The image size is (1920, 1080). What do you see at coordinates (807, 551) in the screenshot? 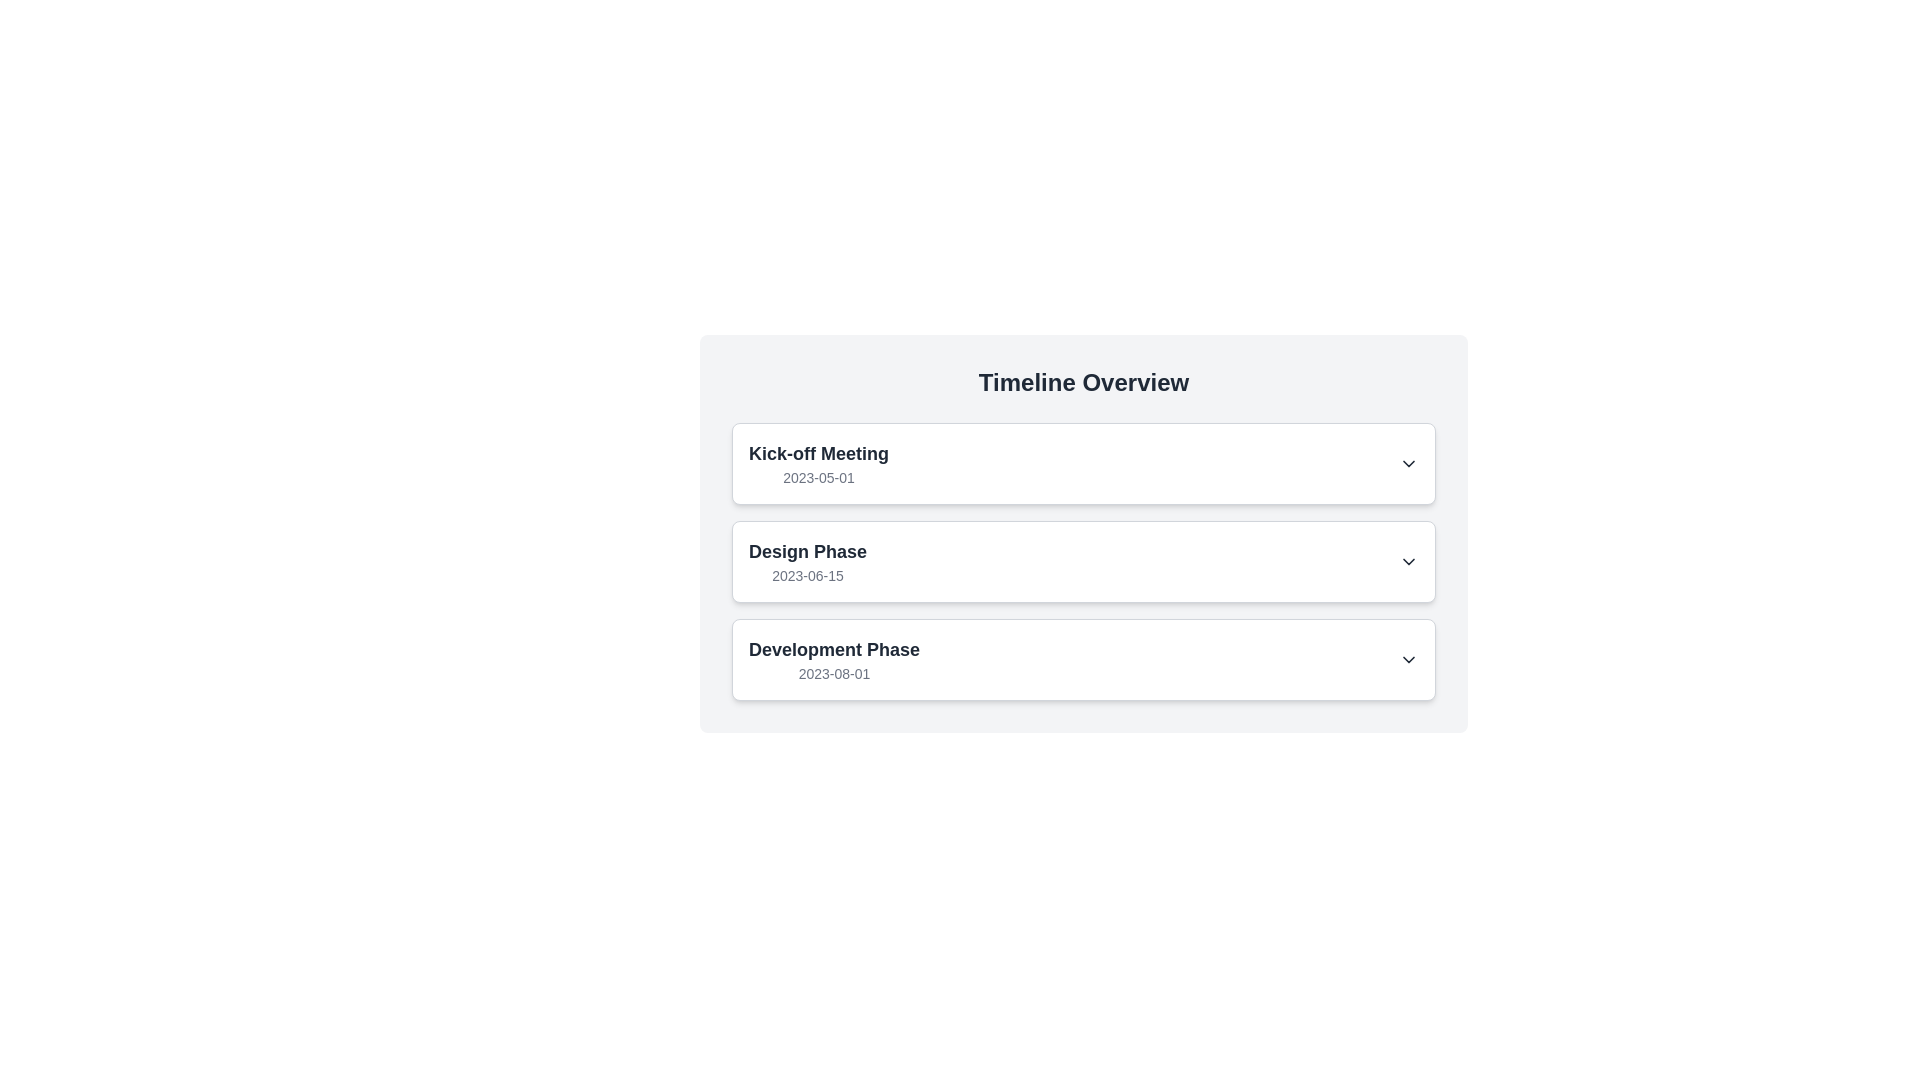
I see `the 'Design Phase' text label, which is styled in bold and larger font, located in the 'Timeline Overview' list, positioned above the date '2023-06-15'` at bounding box center [807, 551].